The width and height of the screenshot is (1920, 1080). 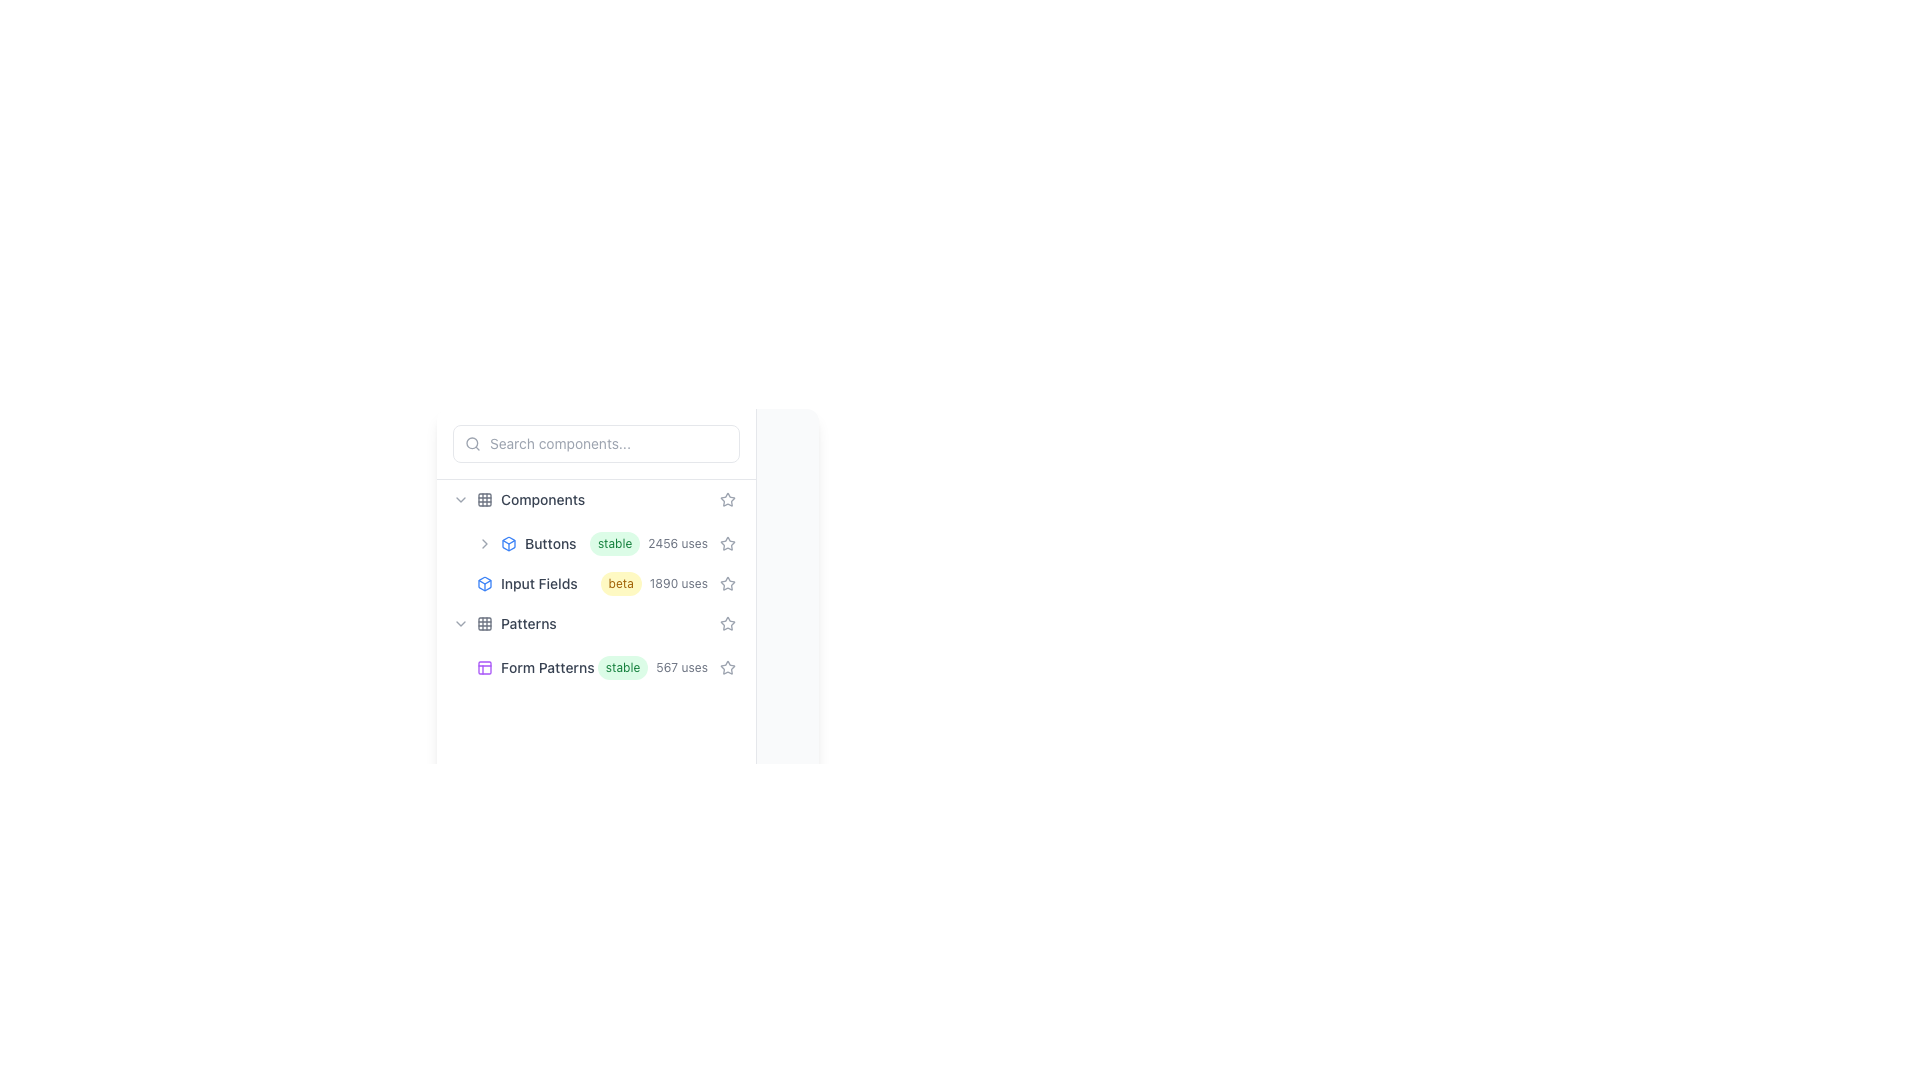 What do you see at coordinates (533, 543) in the screenshot?
I see `the label that serves as a navigation anchor for the 'Buttons' component category, located at the topmost row of its group in the 'Components' section` at bounding box center [533, 543].